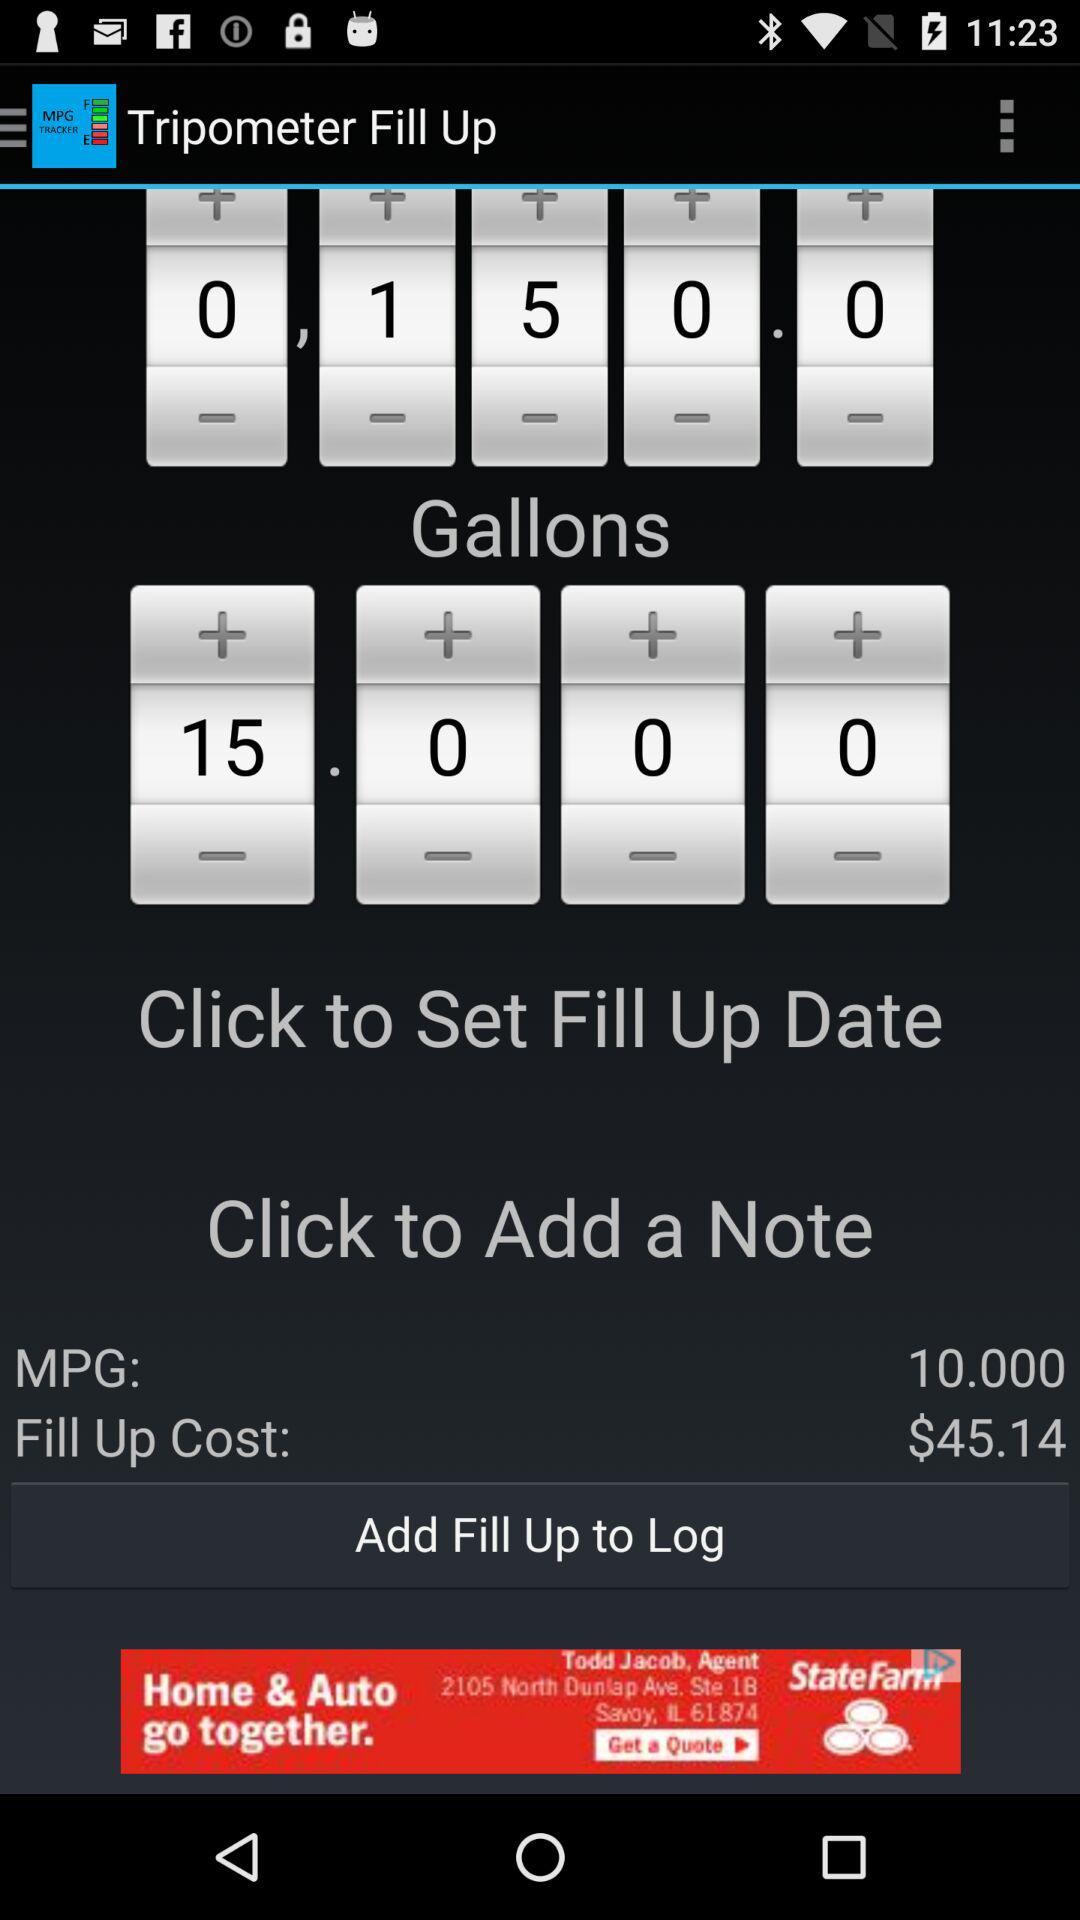 This screenshot has width=1080, height=1920. Describe the element at coordinates (690, 217) in the screenshot. I see `increase number` at that location.